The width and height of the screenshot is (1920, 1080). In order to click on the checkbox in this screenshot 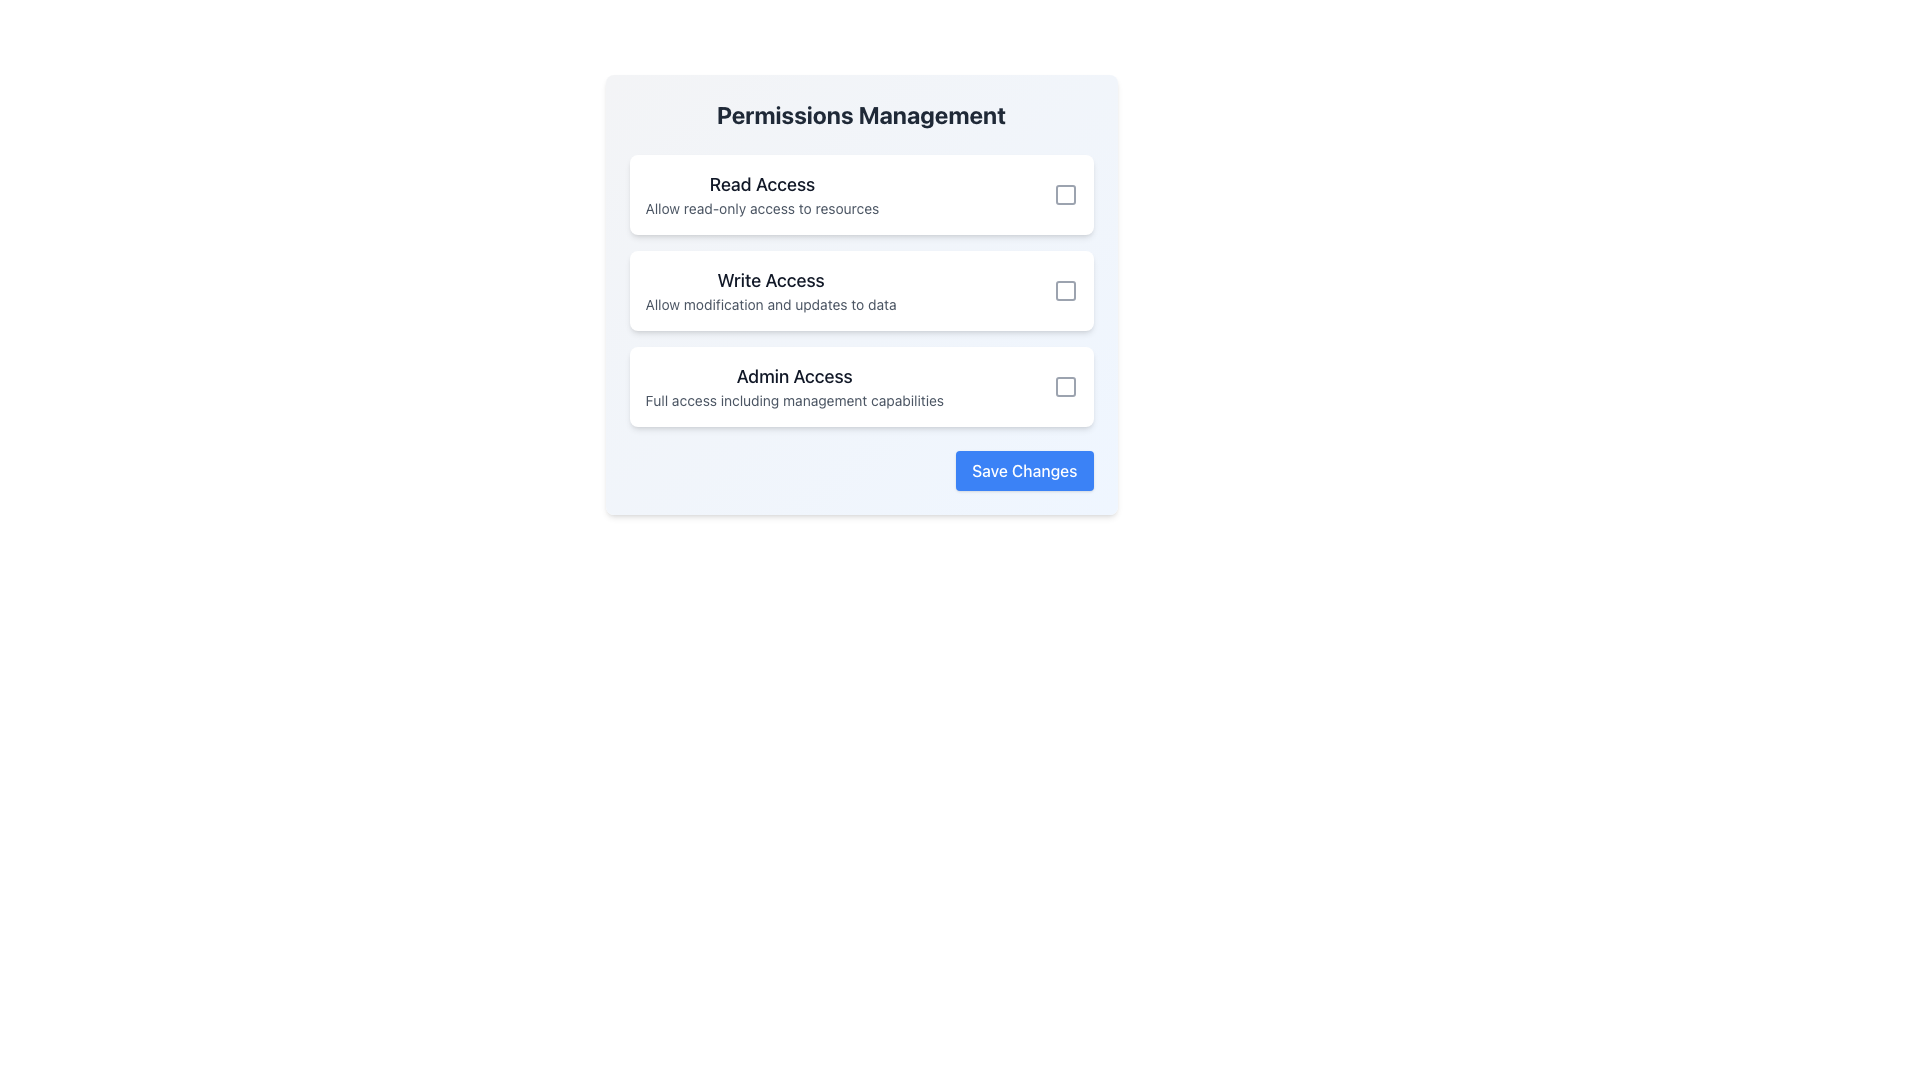, I will do `click(861, 294)`.